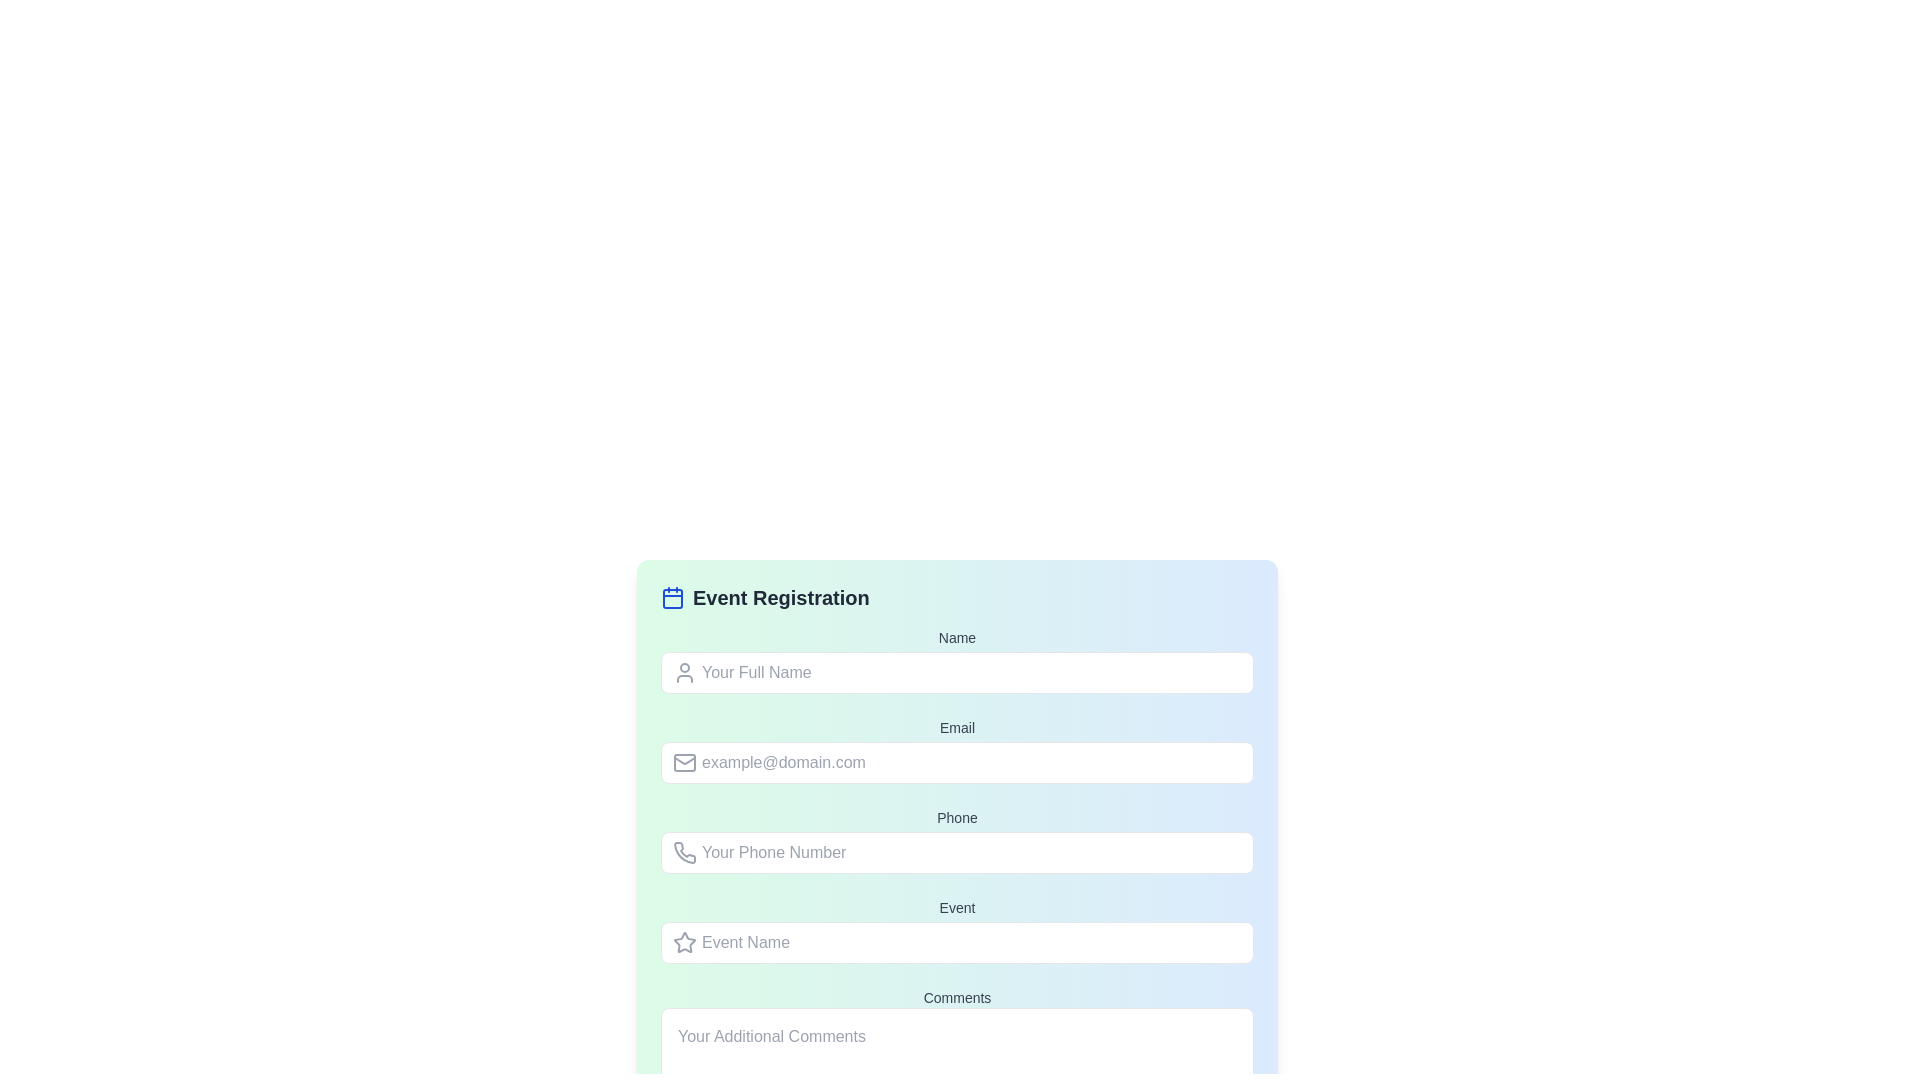 The height and width of the screenshot is (1080, 1920). I want to click on the email input icon located to the left of the 'Email' input field within the form, so click(685, 763).